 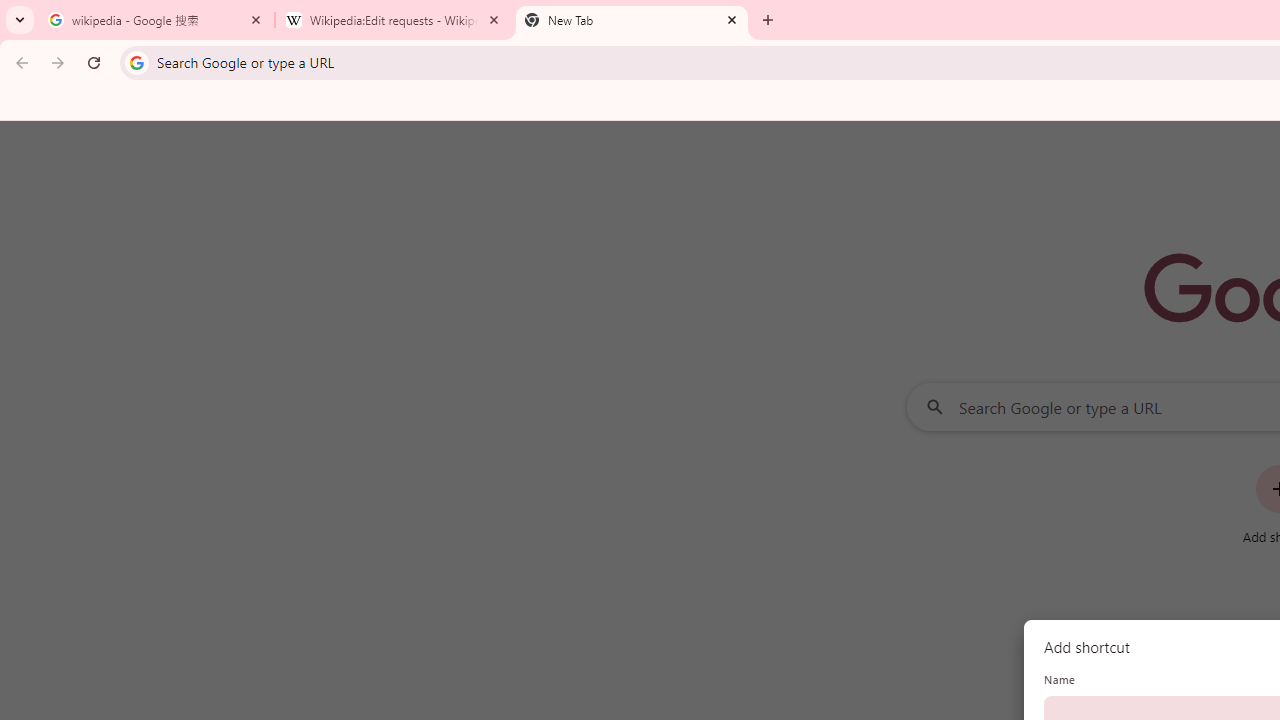 What do you see at coordinates (394, 20) in the screenshot?
I see `'Wikipedia:Edit requests - Wikipedia'` at bounding box center [394, 20].